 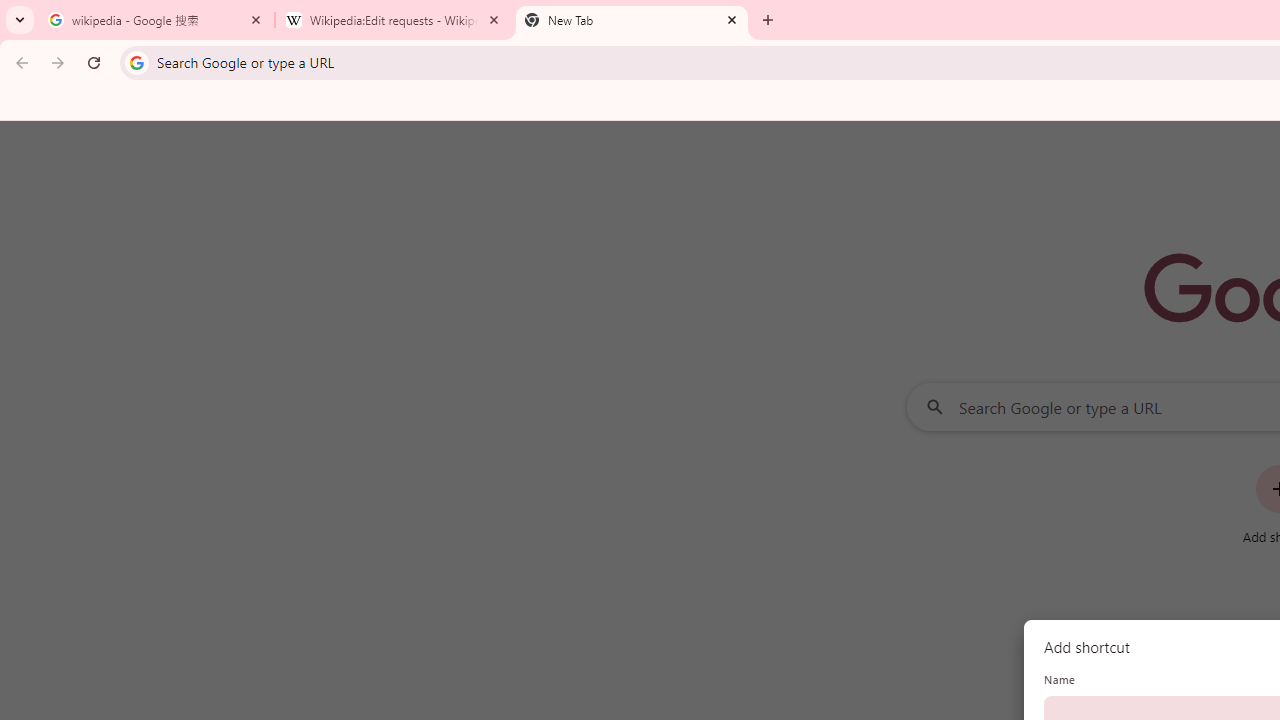 What do you see at coordinates (394, 20) in the screenshot?
I see `'Wikipedia:Edit requests - Wikipedia'` at bounding box center [394, 20].